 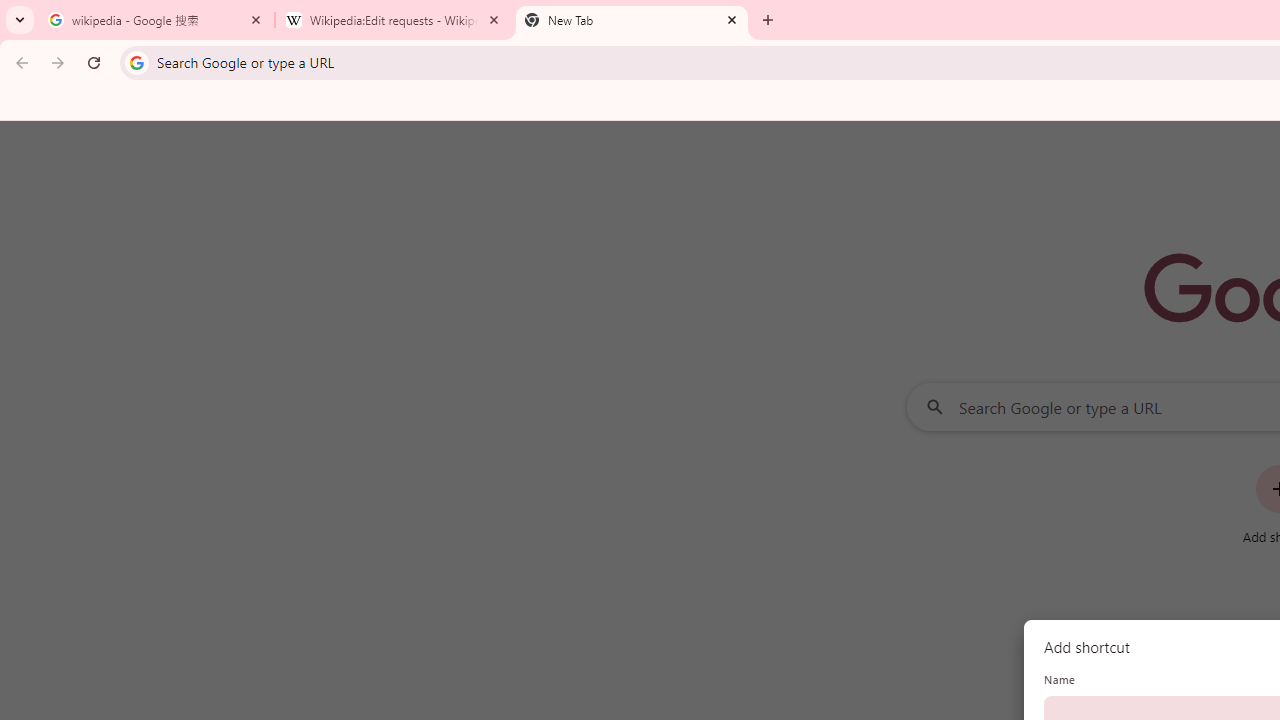 What do you see at coordinates (394, 20) in the screenshot?
I see `'Wikipedia:Edit requests - Wikipedia'` at bounding box center [394, 20].